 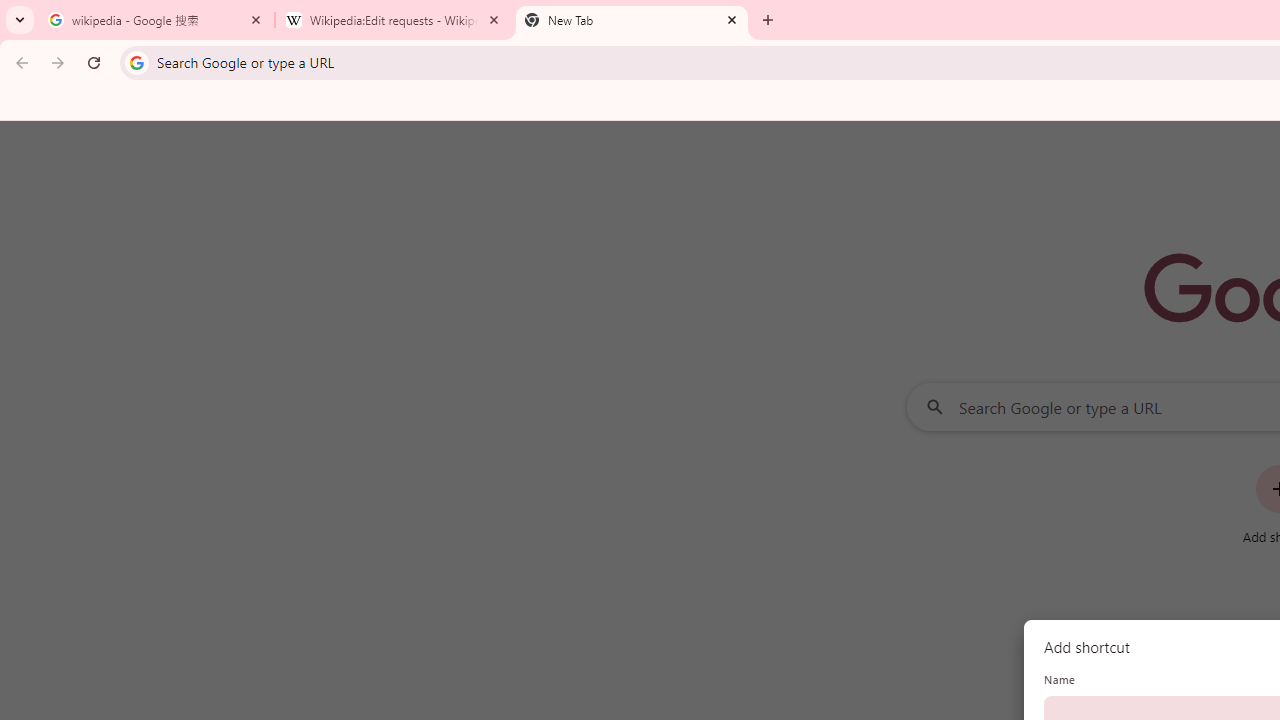 What do you see at coordinates (394, 20) in the screenshot?
I see `'Wikipedia:Edit requests - Wikipedia'` at bounding box center [394, 20].